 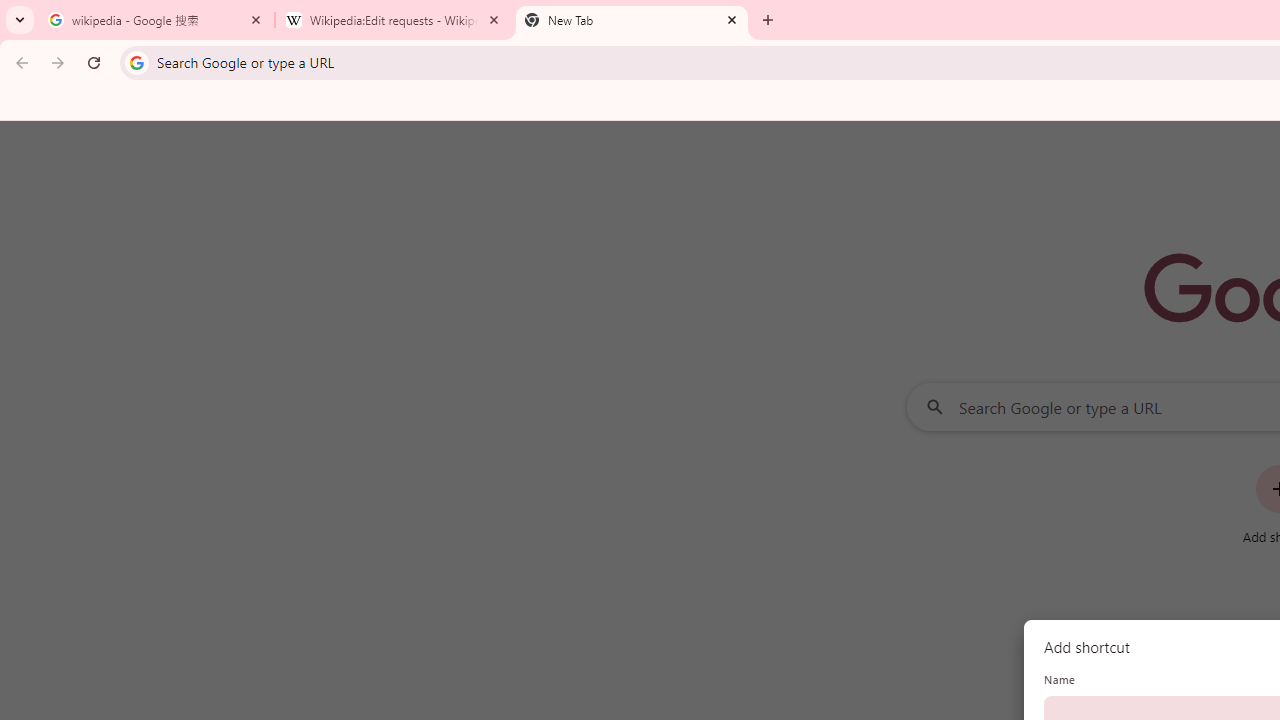 What do you see at coordinates (394, 20) in the screenshot?
I see `'Wikipedia:Edit requests - Wikipedia'` at bounding box center [394, 20].